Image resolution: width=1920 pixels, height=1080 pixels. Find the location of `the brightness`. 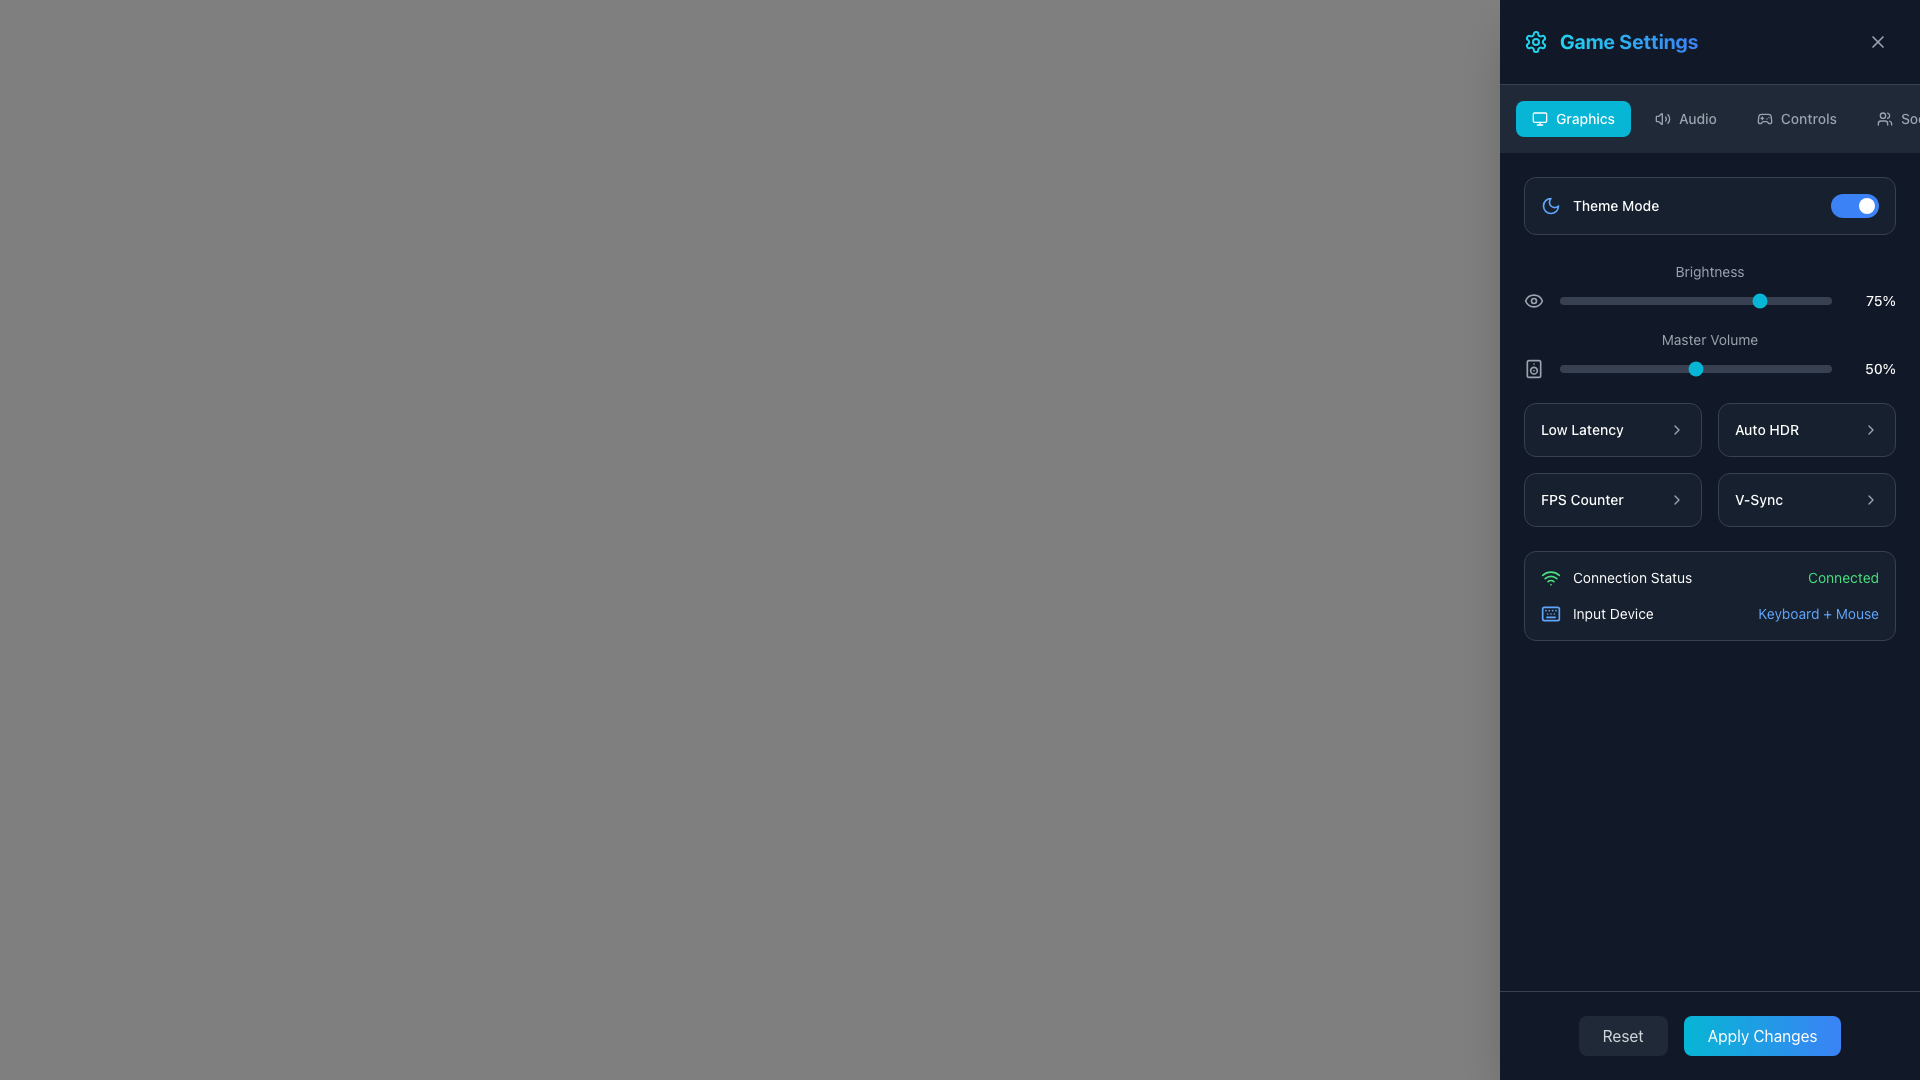

the brightness is located at coordinates (1777, 300).